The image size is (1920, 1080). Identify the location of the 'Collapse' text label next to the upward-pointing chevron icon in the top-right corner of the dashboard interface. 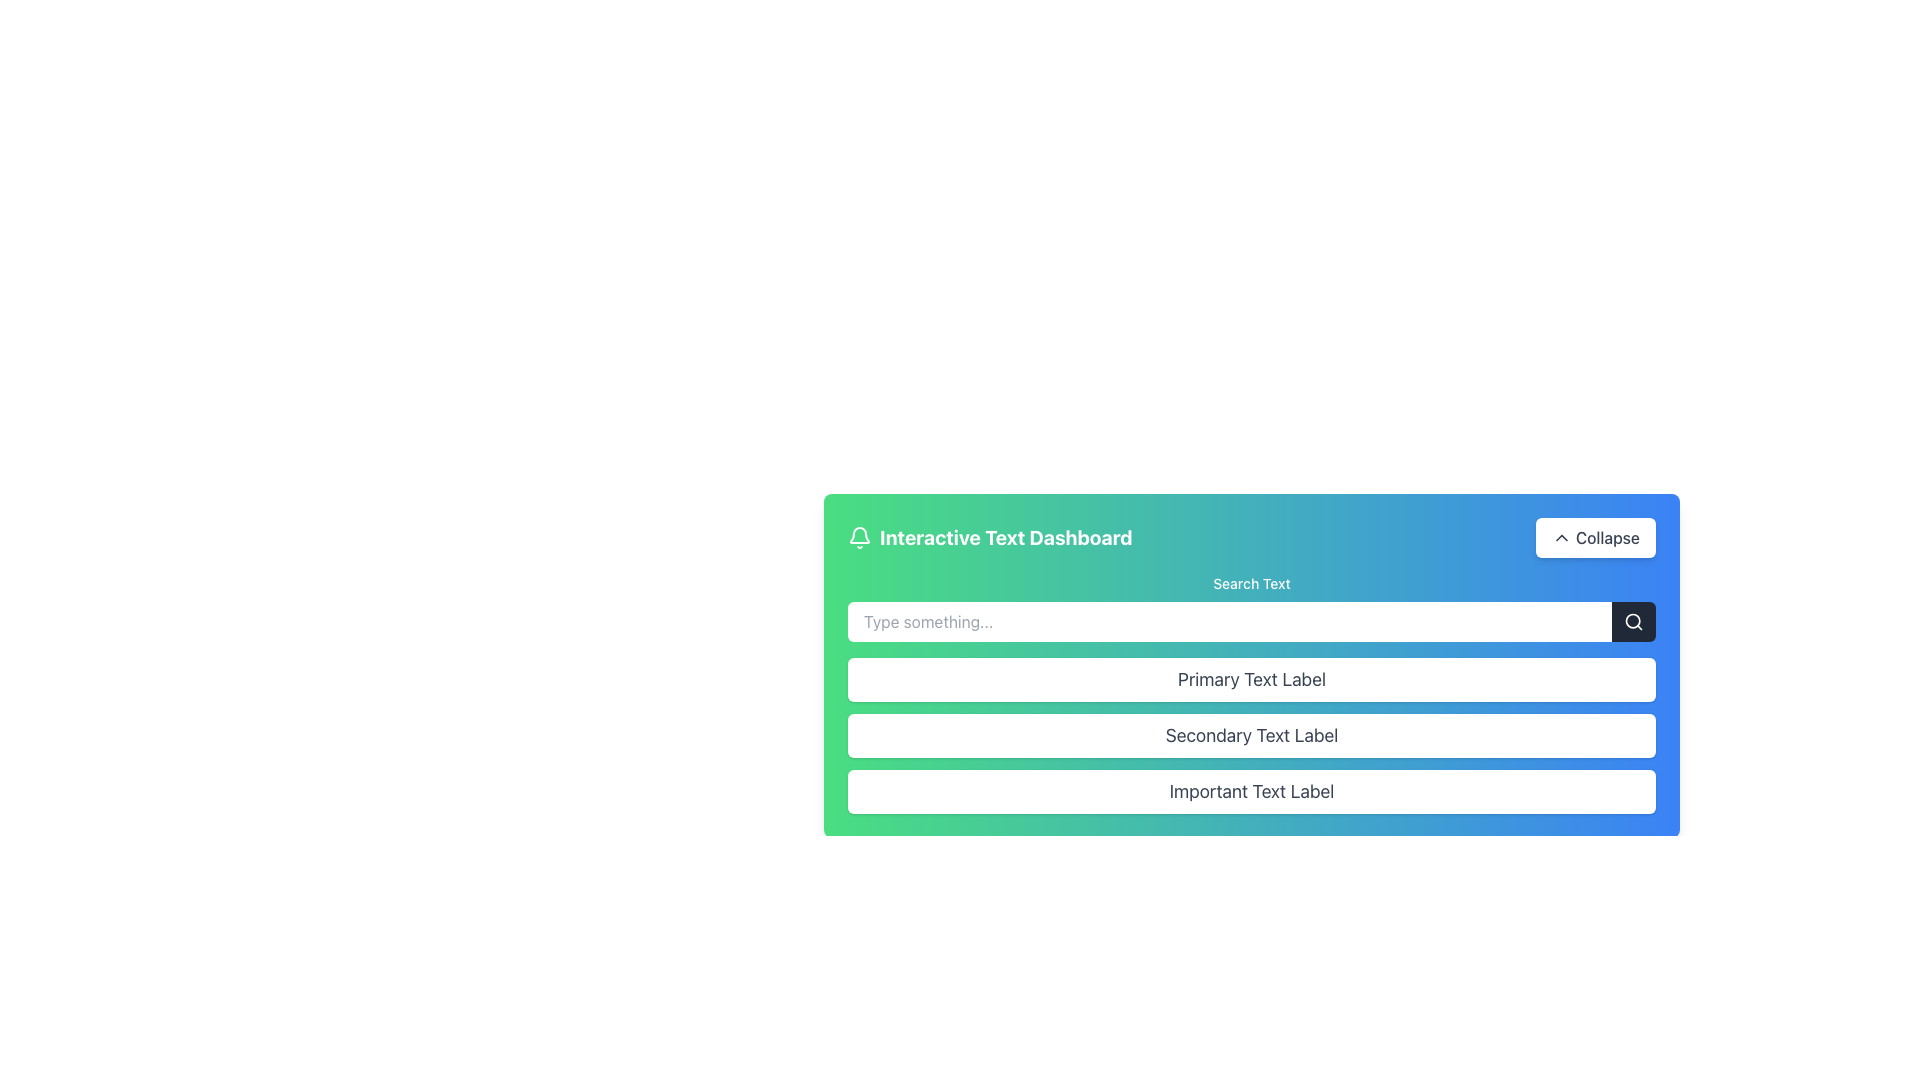
(1608, 536).